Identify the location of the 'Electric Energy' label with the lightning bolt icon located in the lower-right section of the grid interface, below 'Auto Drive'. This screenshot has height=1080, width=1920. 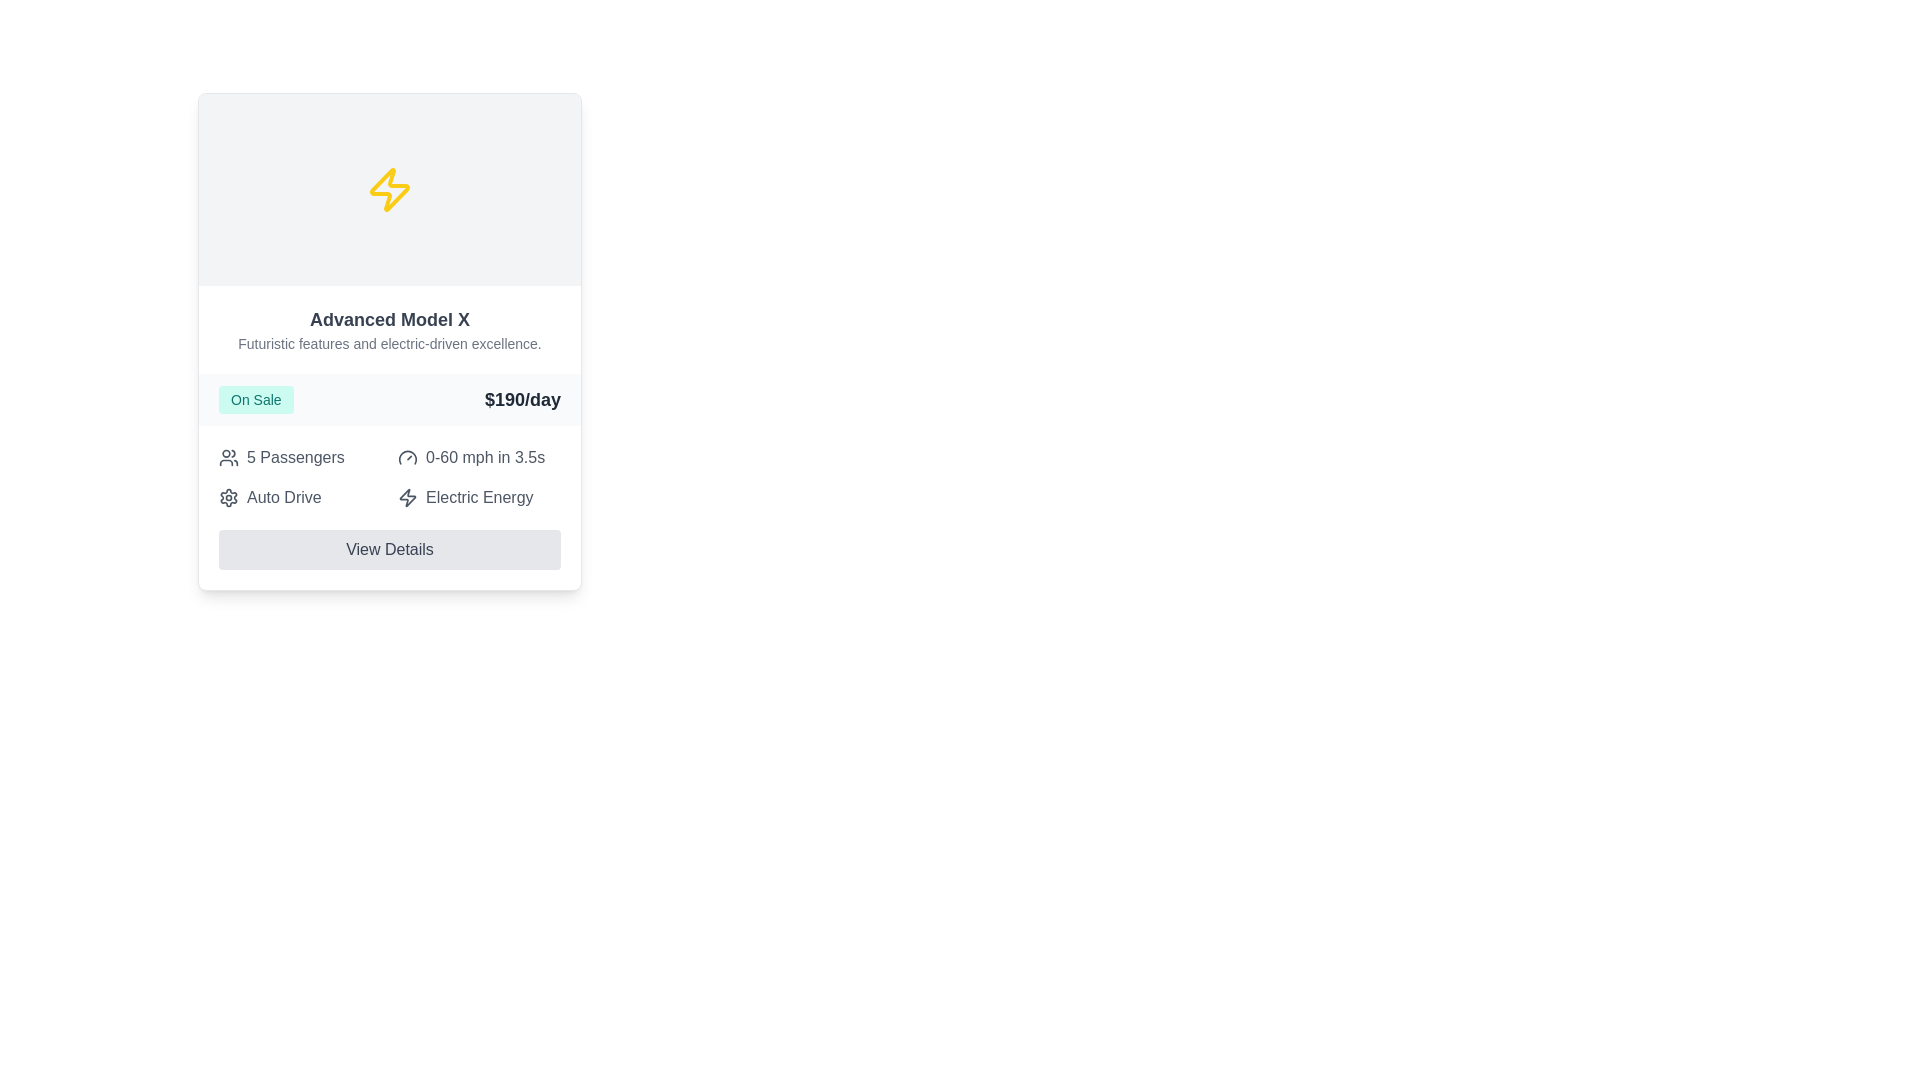
(478, 496).